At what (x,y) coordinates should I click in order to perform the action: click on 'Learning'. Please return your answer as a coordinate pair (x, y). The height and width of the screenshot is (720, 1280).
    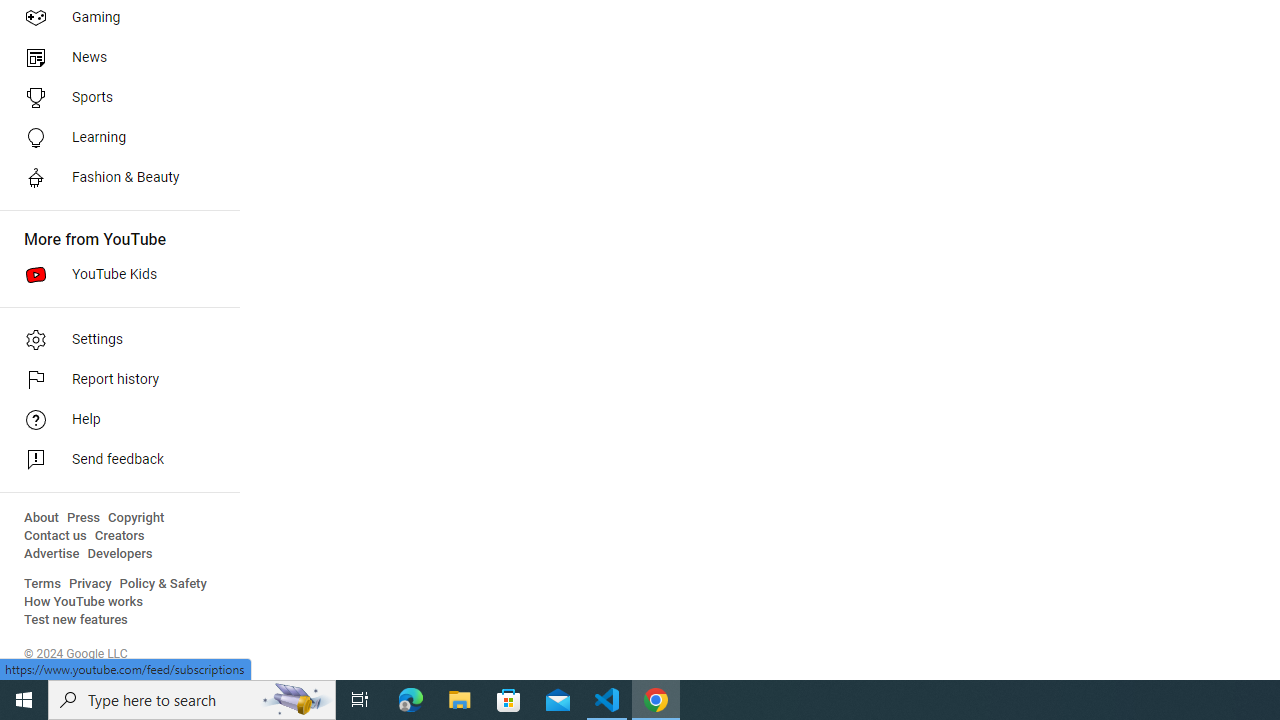
    Looking at the image, I should click on (112, 136).